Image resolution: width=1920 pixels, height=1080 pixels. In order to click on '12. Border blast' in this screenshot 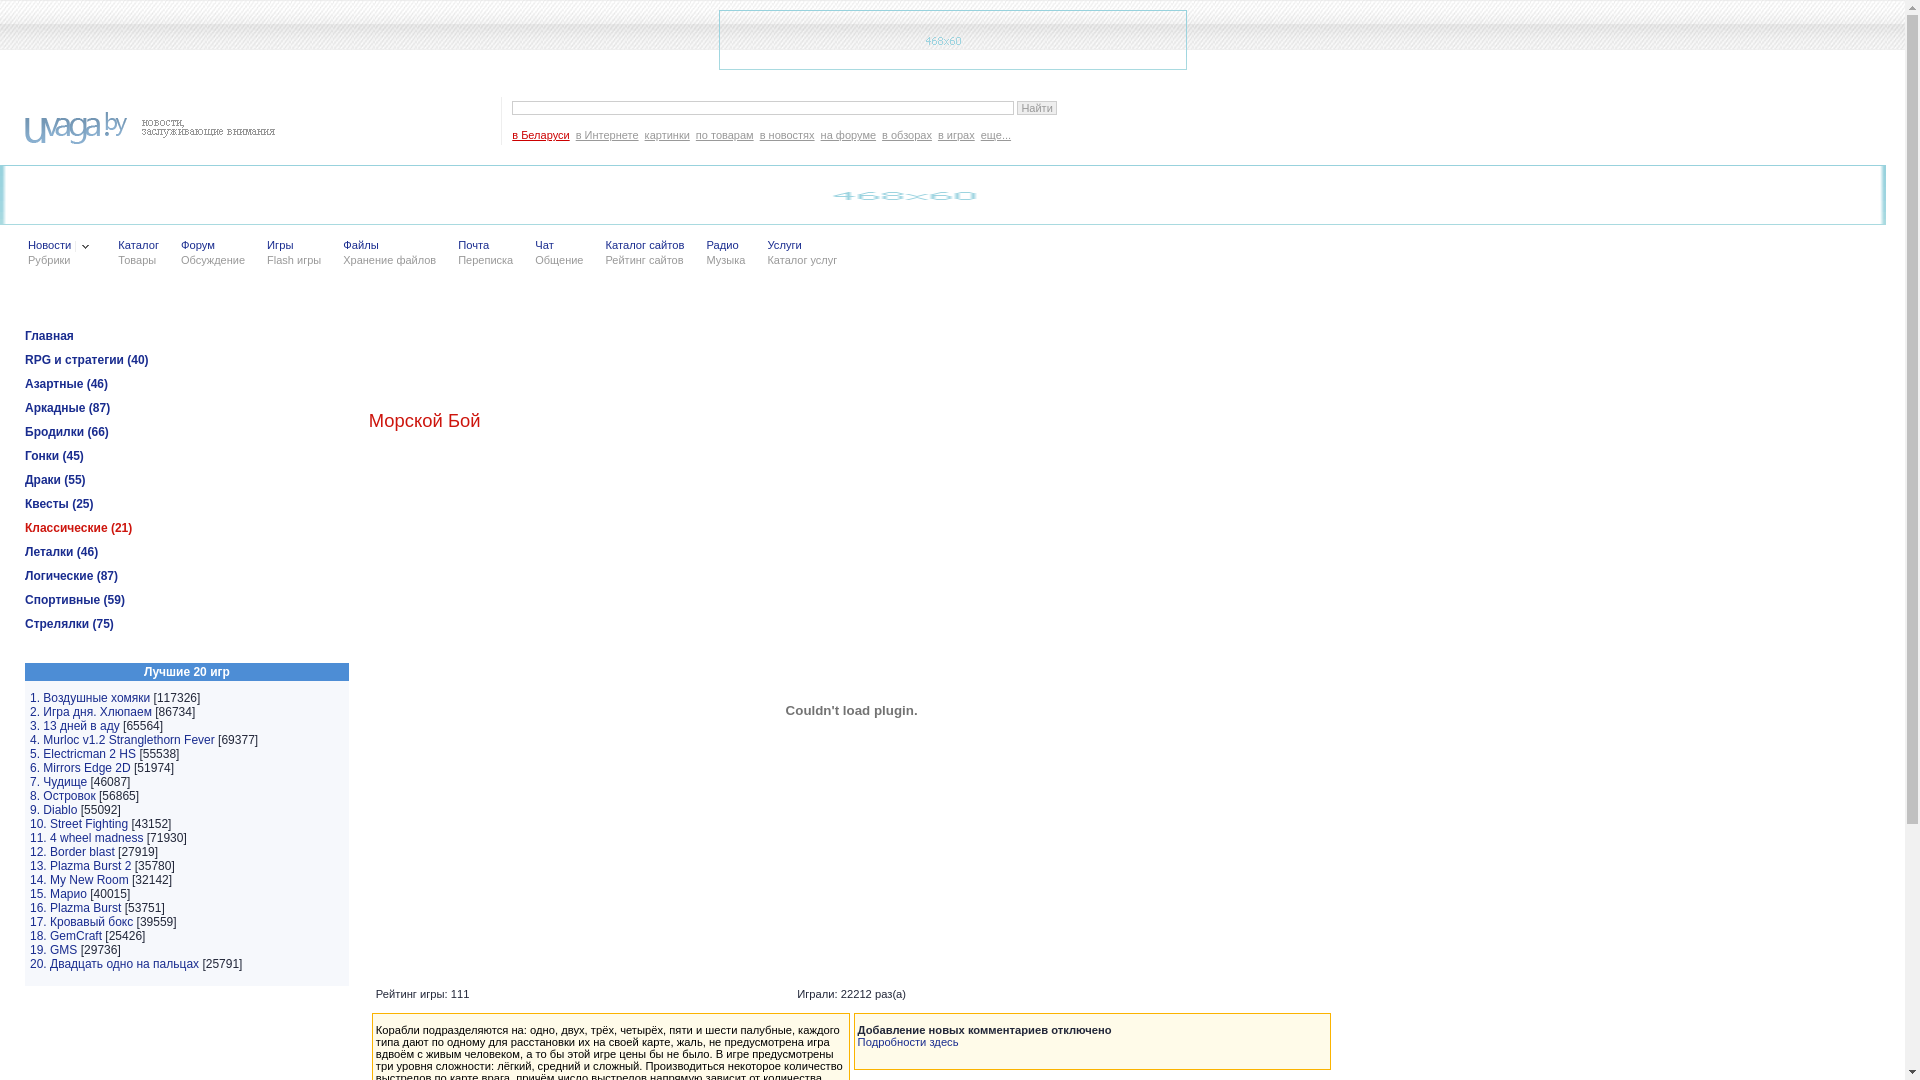, I will do `click(72, 852)`.